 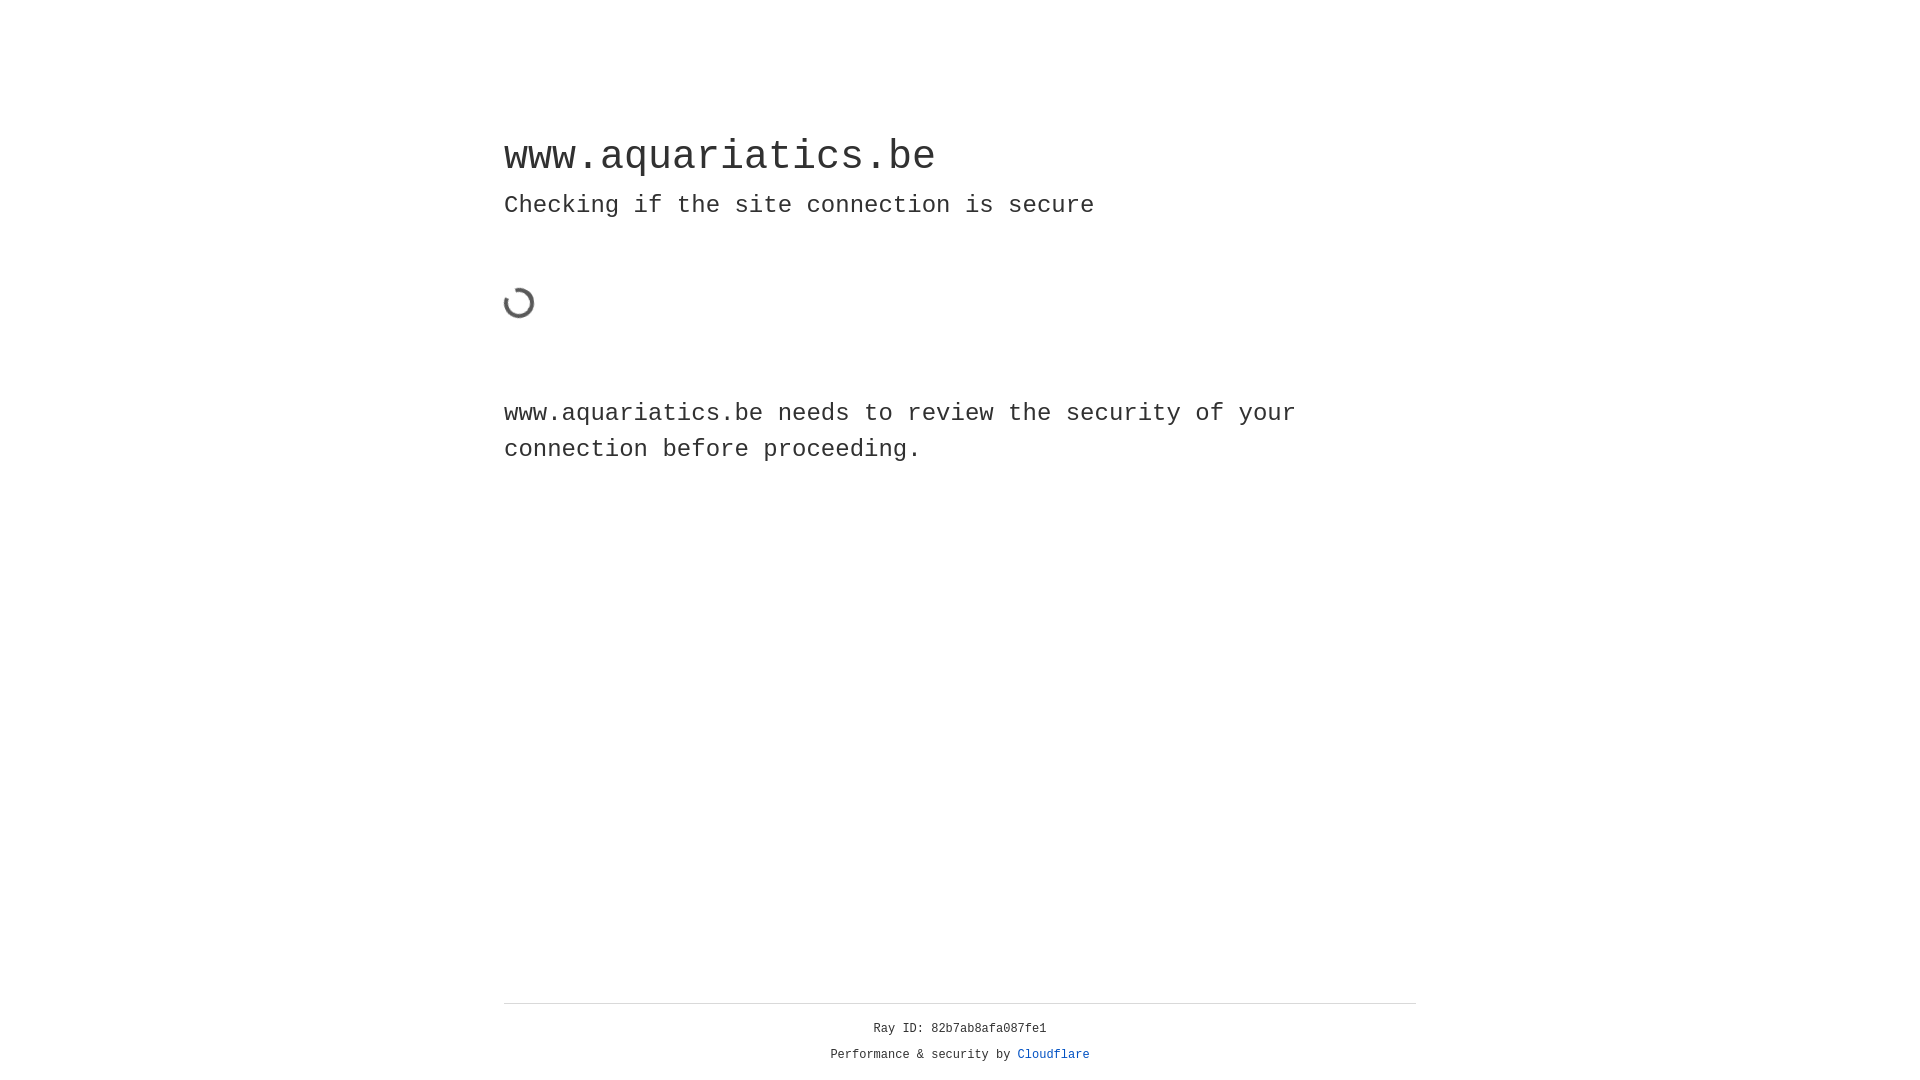 I want to click on 'Cloudflare', so click(x=1053, y=1054).